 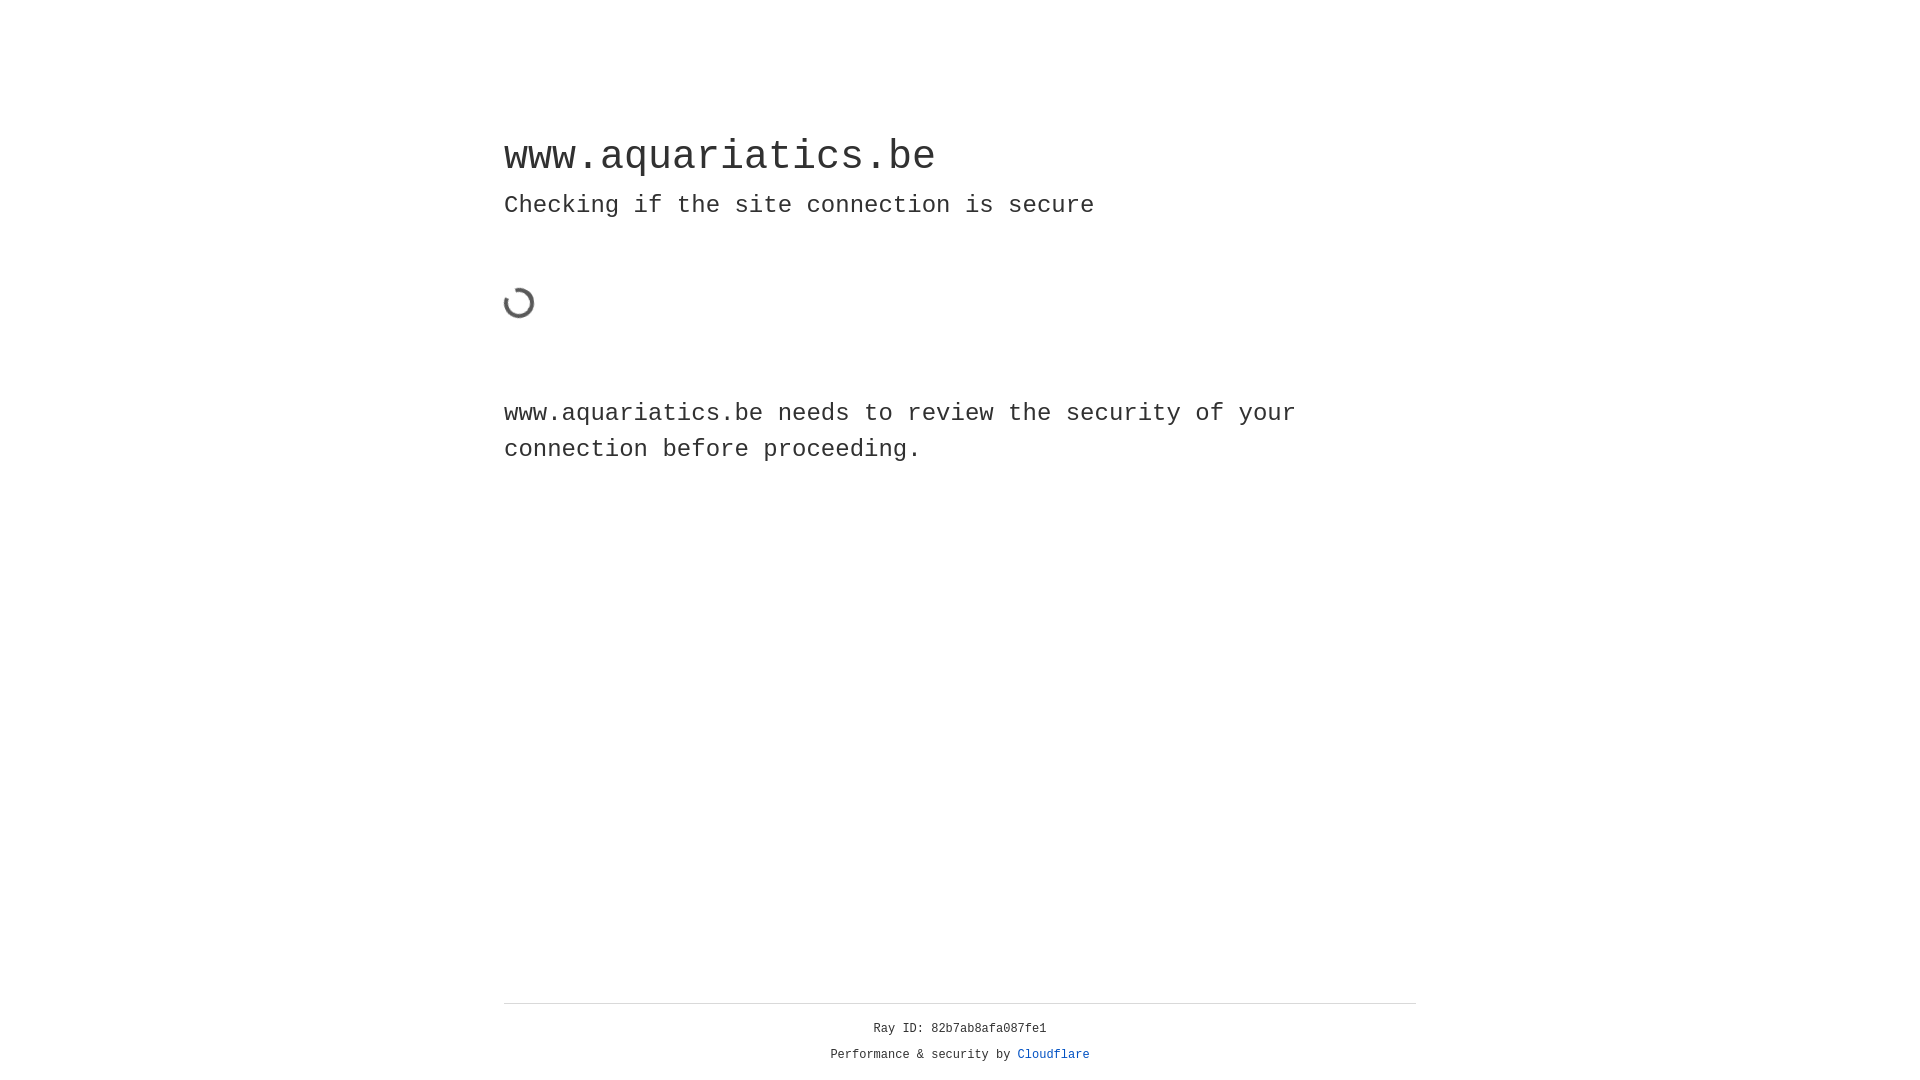 I want to click on 'Cloudflare', so click(x=1053, y=1054).